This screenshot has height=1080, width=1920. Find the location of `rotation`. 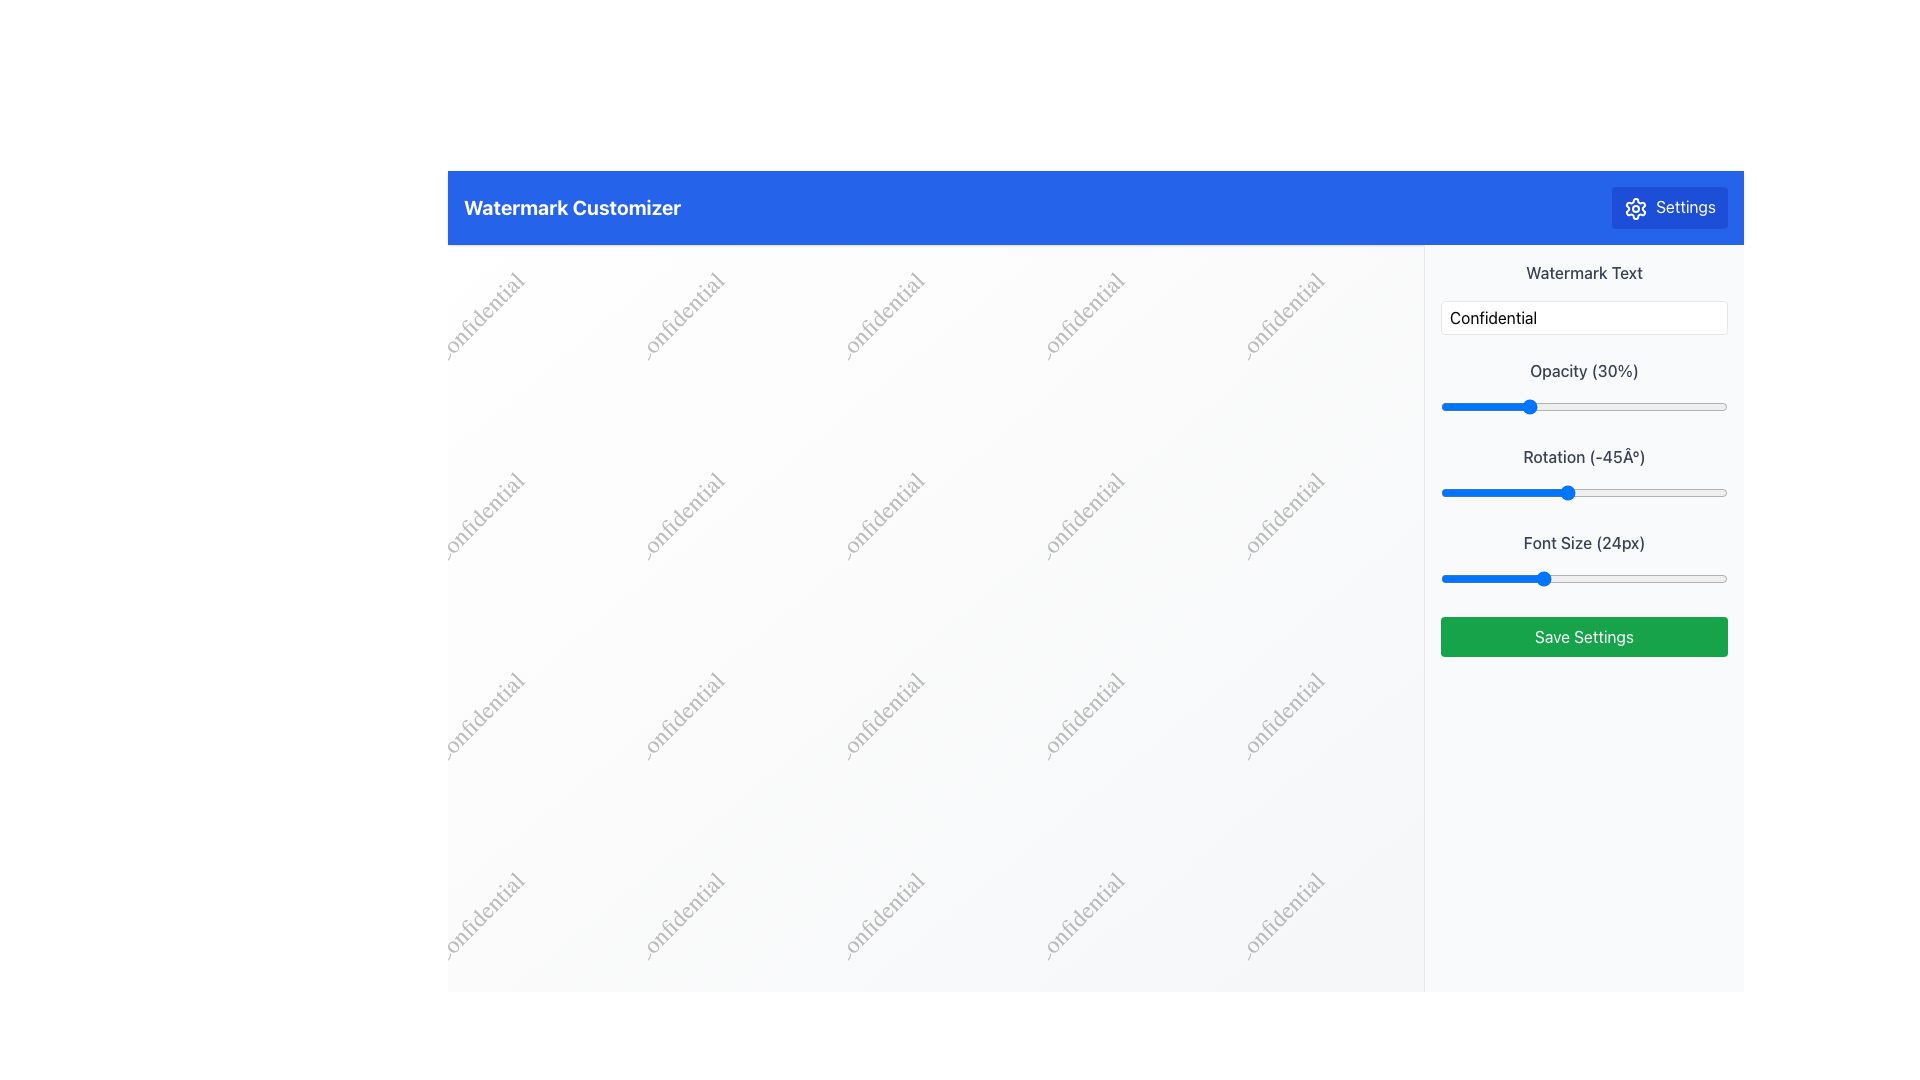

rotation is located at coordinates (1667, 492).